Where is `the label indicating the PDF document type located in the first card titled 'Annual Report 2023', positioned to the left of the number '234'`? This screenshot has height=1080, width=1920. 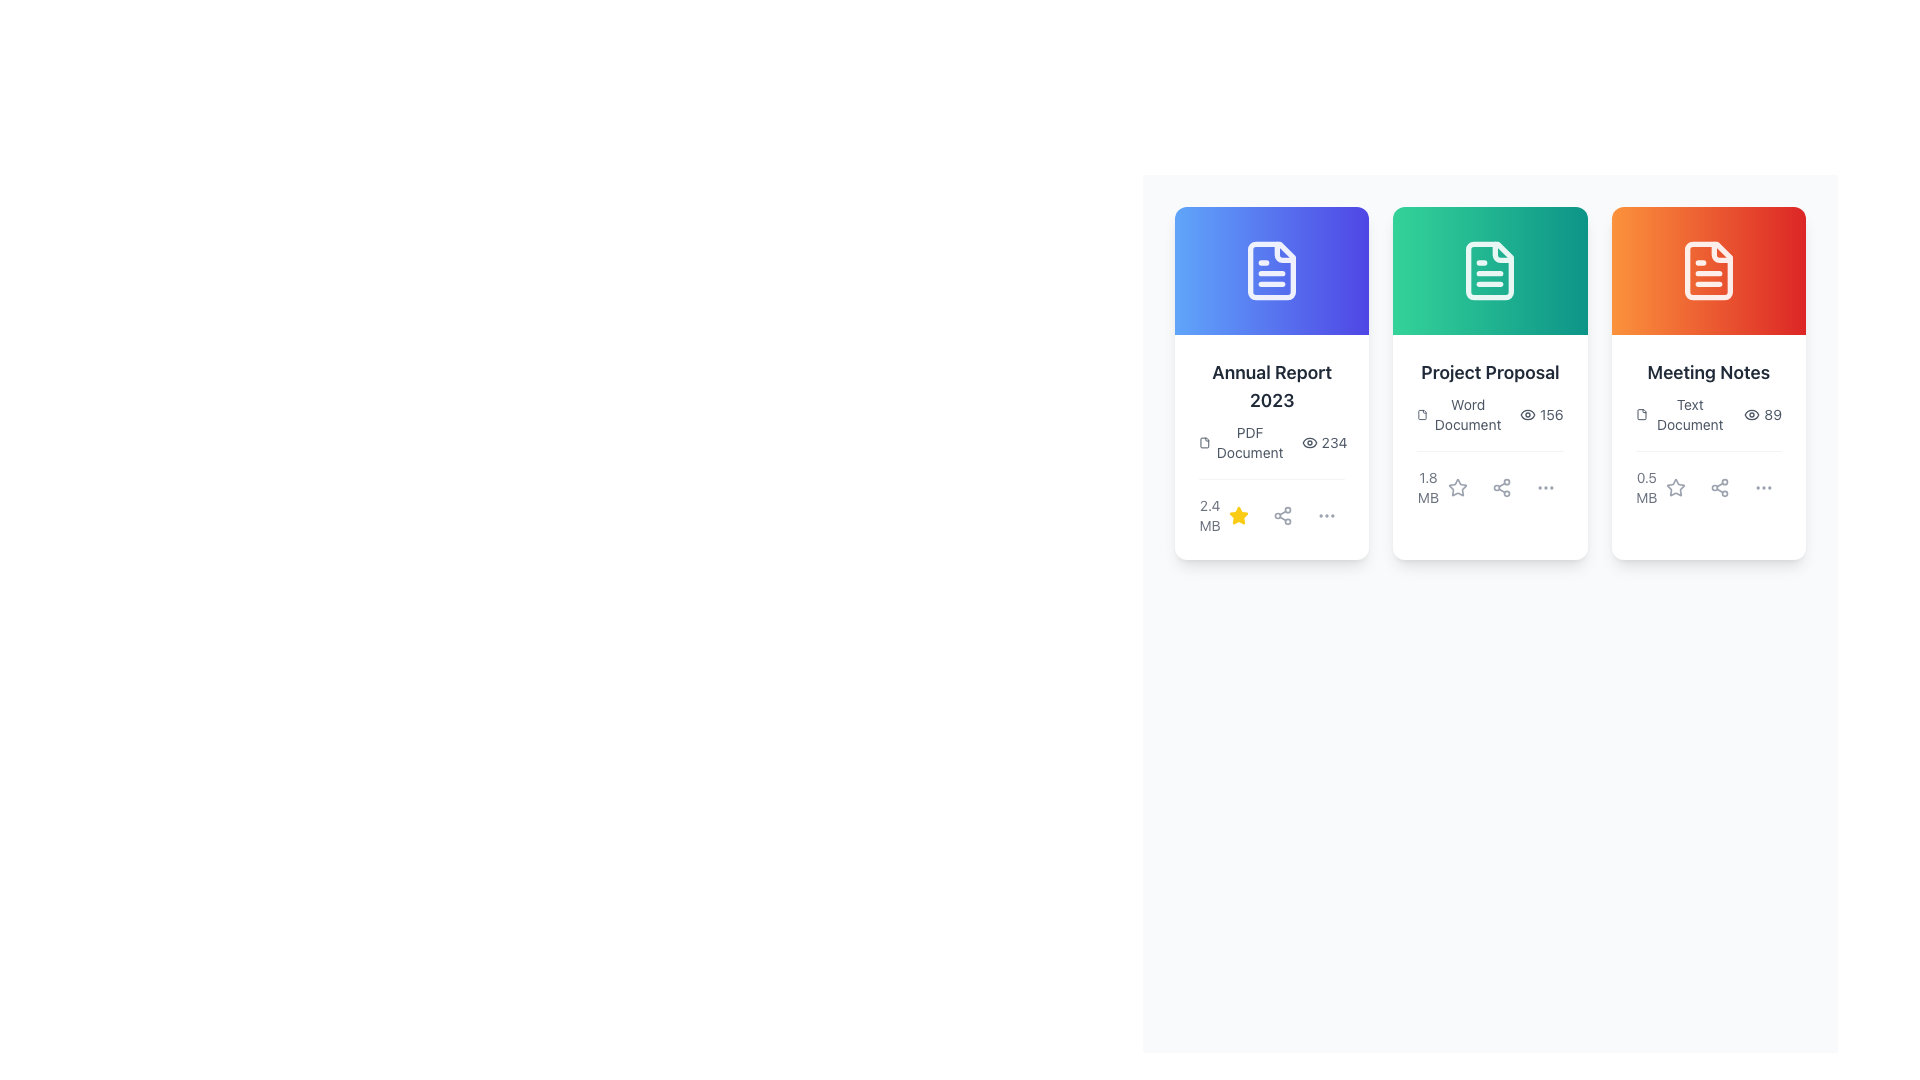 the label indicating the PDF document type located in the first card titled 'Annual Report 2023', positioned to the left of the number '234' is located at coordinates (1241, 442).